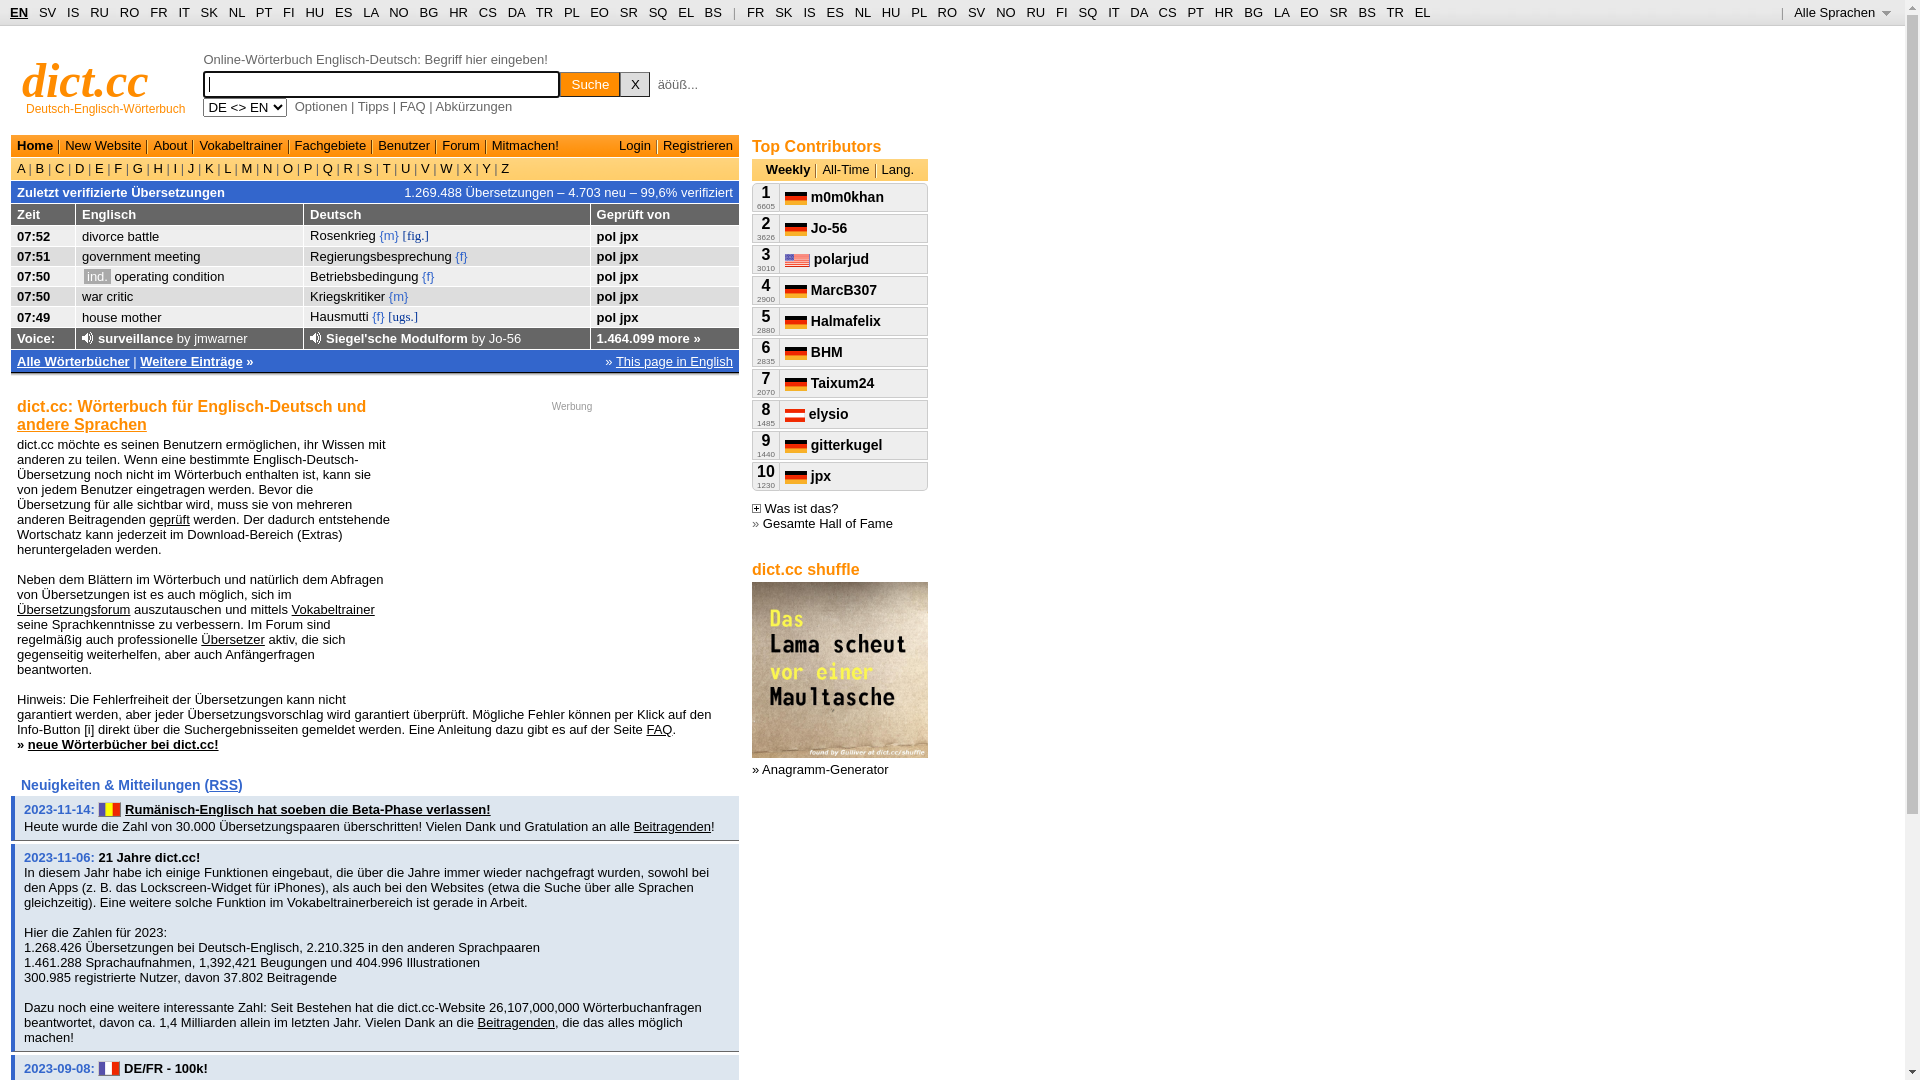 This screenshot has height=1080, width=1920. I want to click on 'Weekly', so click(787, 168).